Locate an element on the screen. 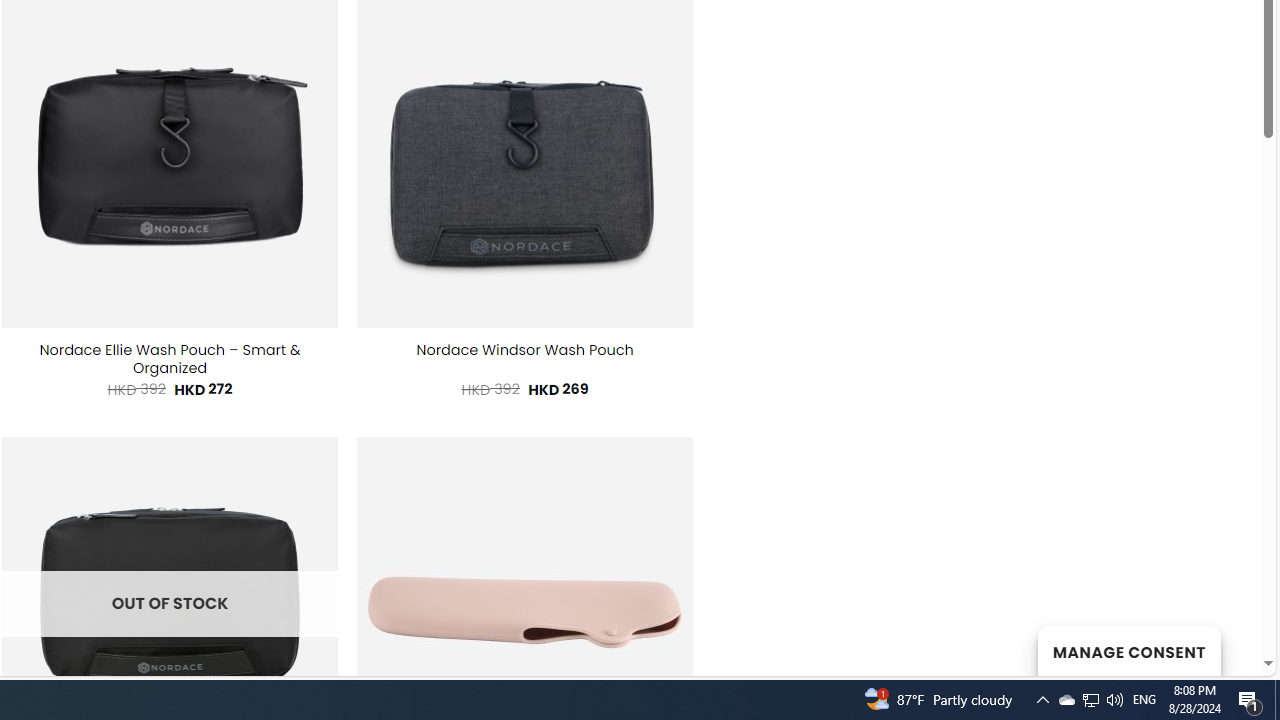 The image size is (1280, 720). 'MANAGE CONSENT' is located at coordinates (1128, 650).